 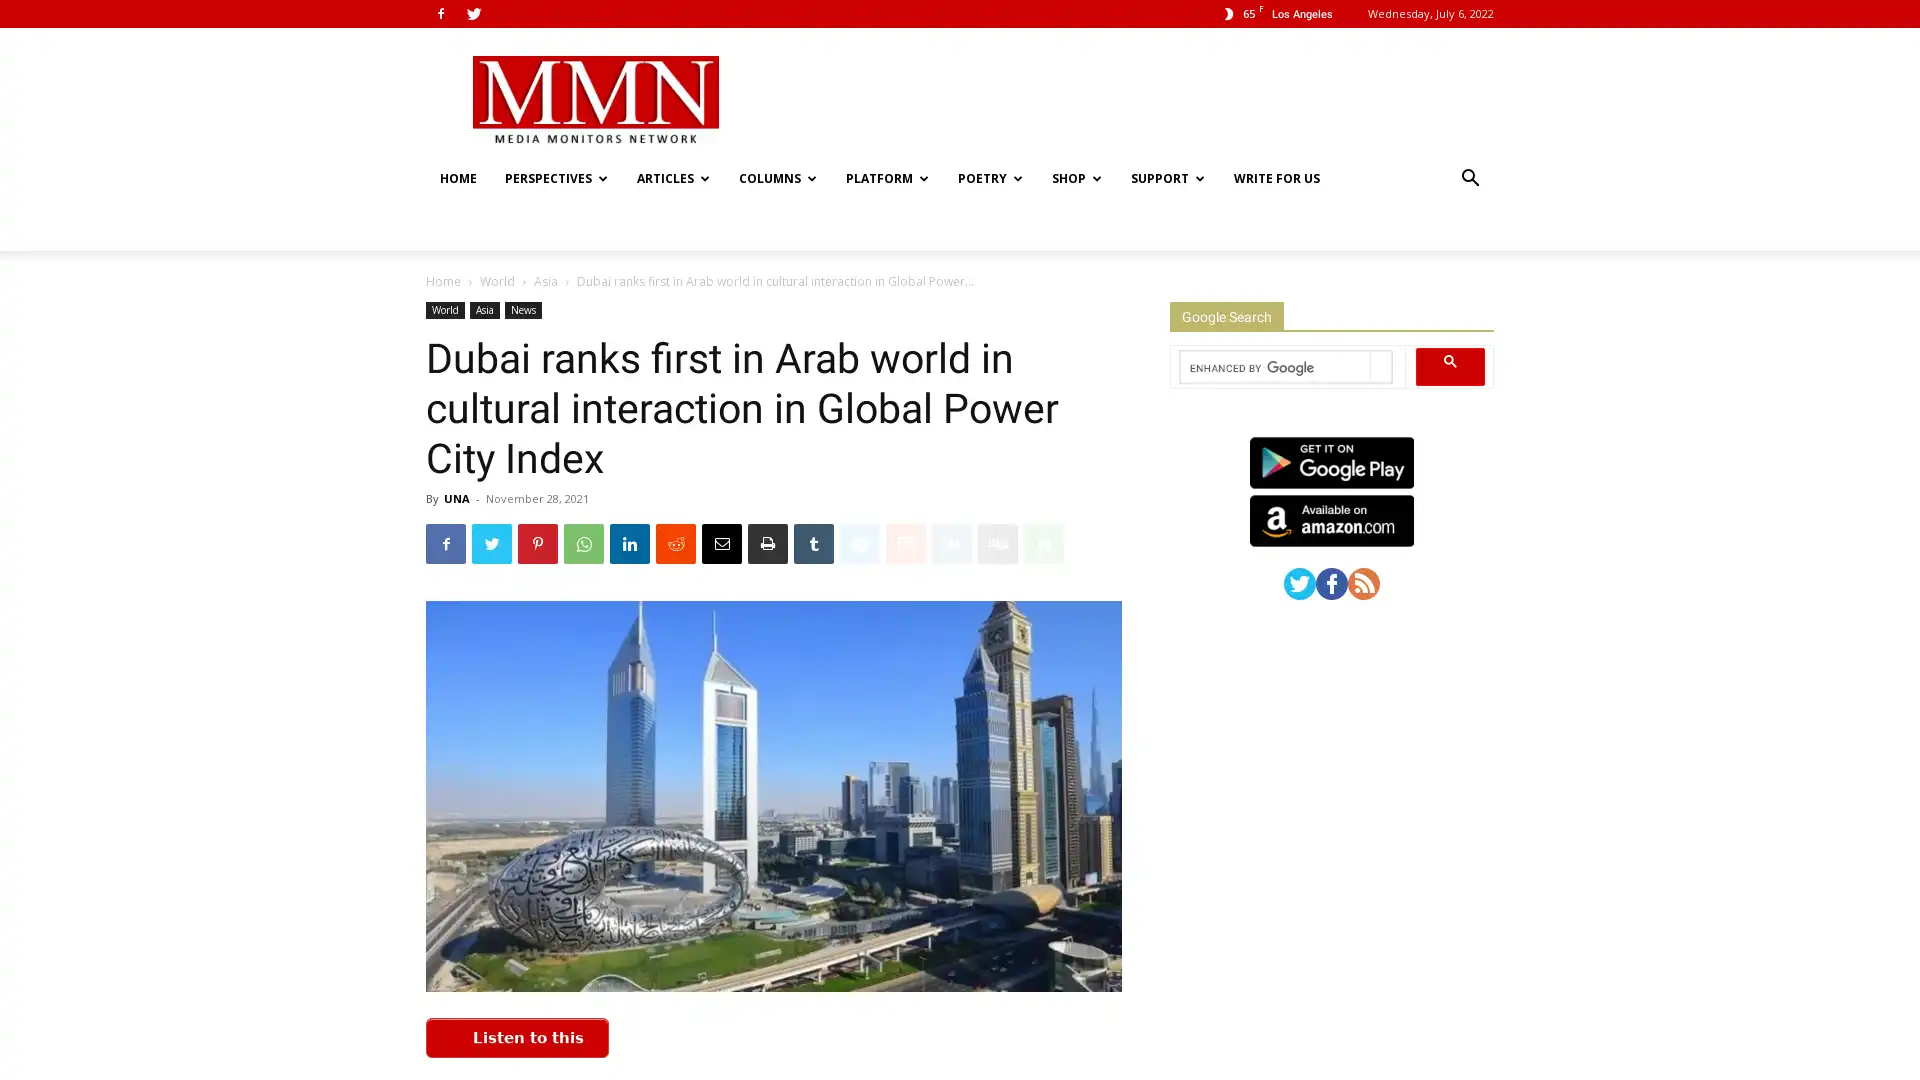 What do you see at coordinates (517, 990) in the screenshot?
I see `Listen to this` at bounding box center [517, 990].